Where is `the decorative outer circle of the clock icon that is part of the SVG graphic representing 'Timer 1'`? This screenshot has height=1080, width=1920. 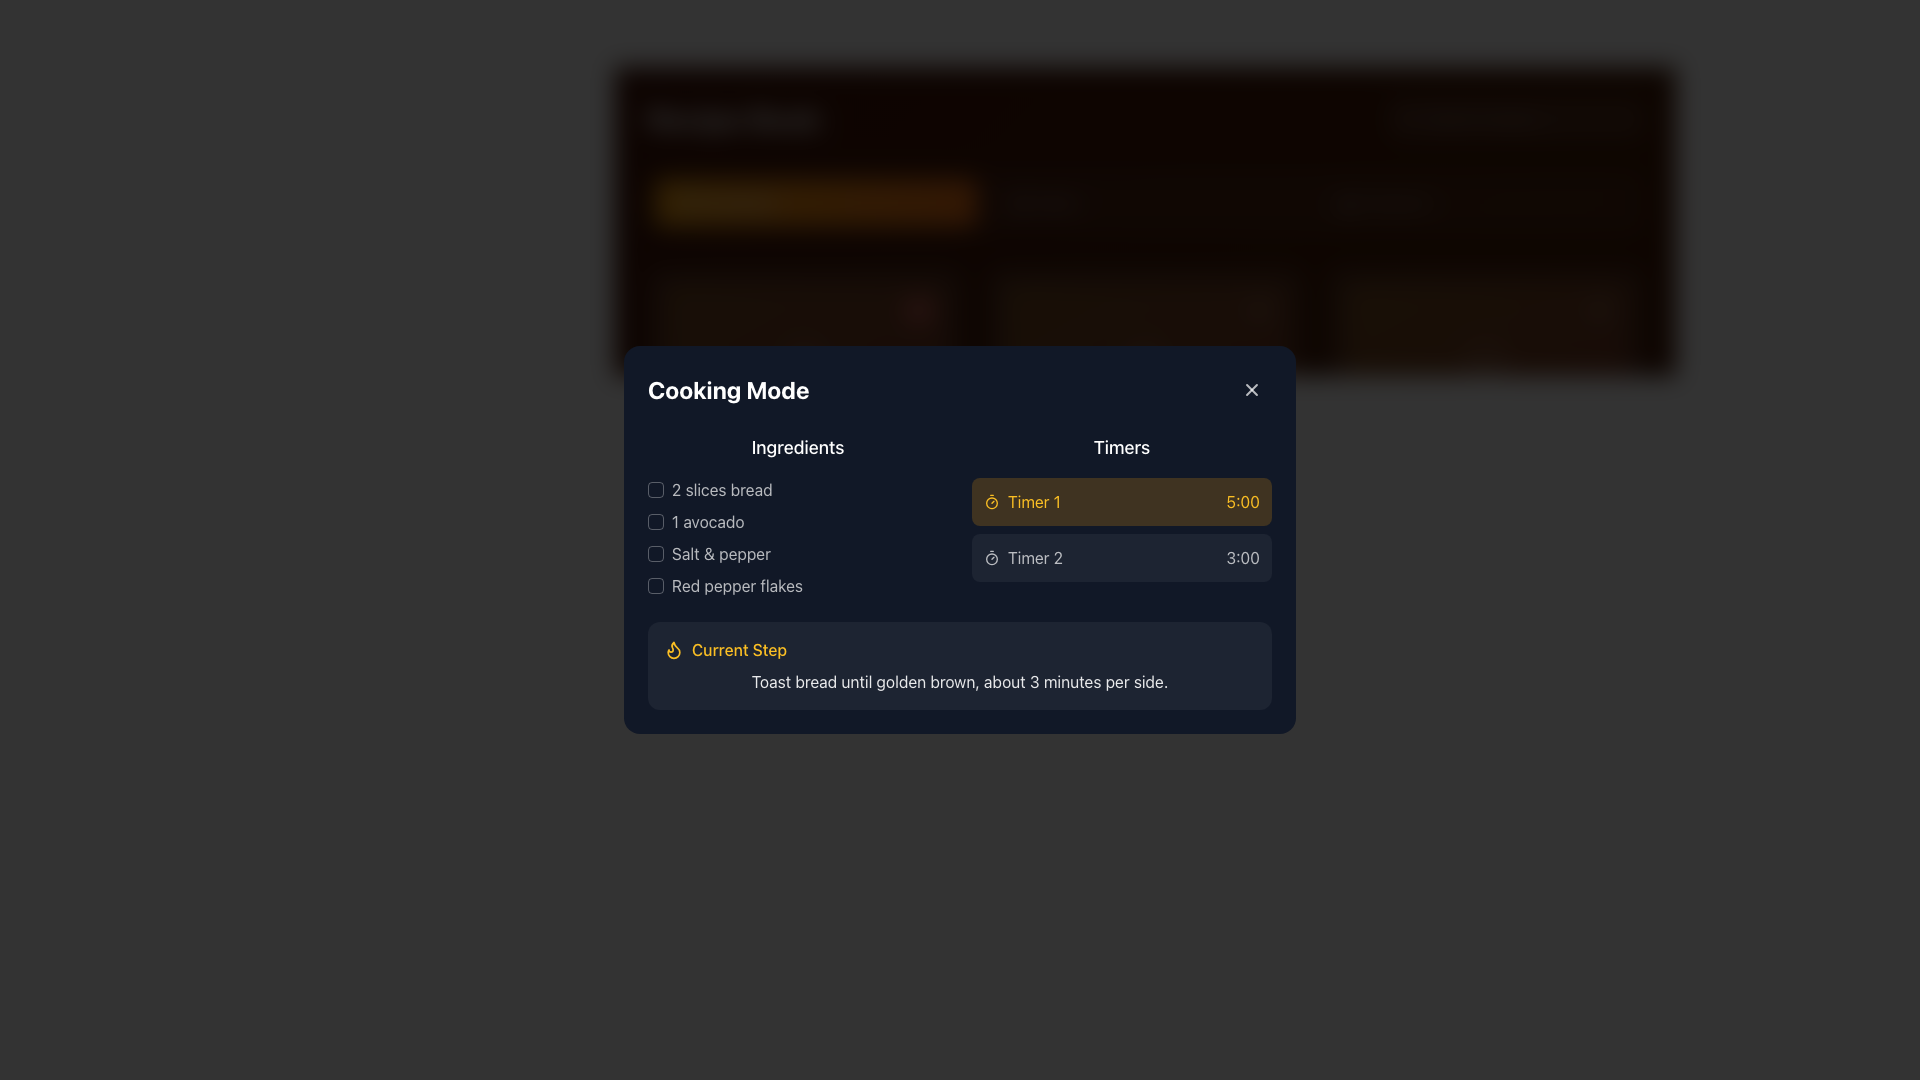 the decorative outer circle of the clock icon that is part of the SVG graphic representing 'Timer 1' is located at coordinates (1011, 504).